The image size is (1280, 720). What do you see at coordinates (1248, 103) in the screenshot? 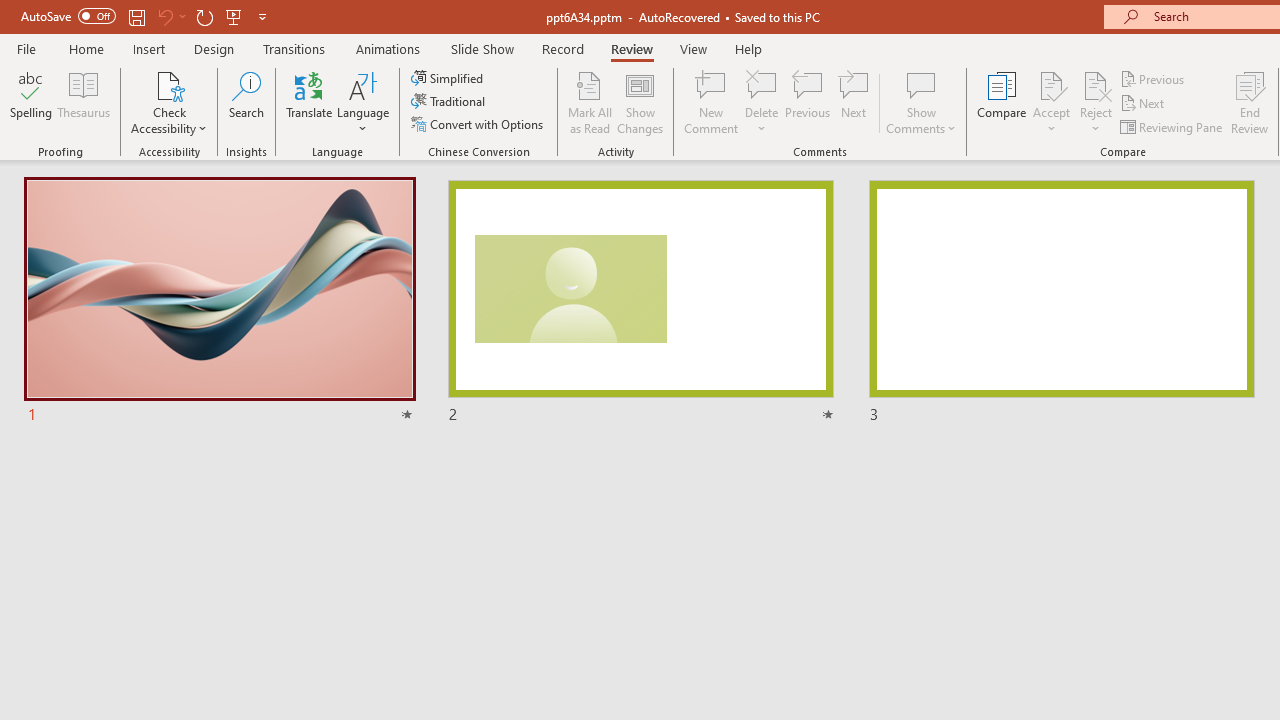
I see `'End Review'` at bounding box center [1248, 103].